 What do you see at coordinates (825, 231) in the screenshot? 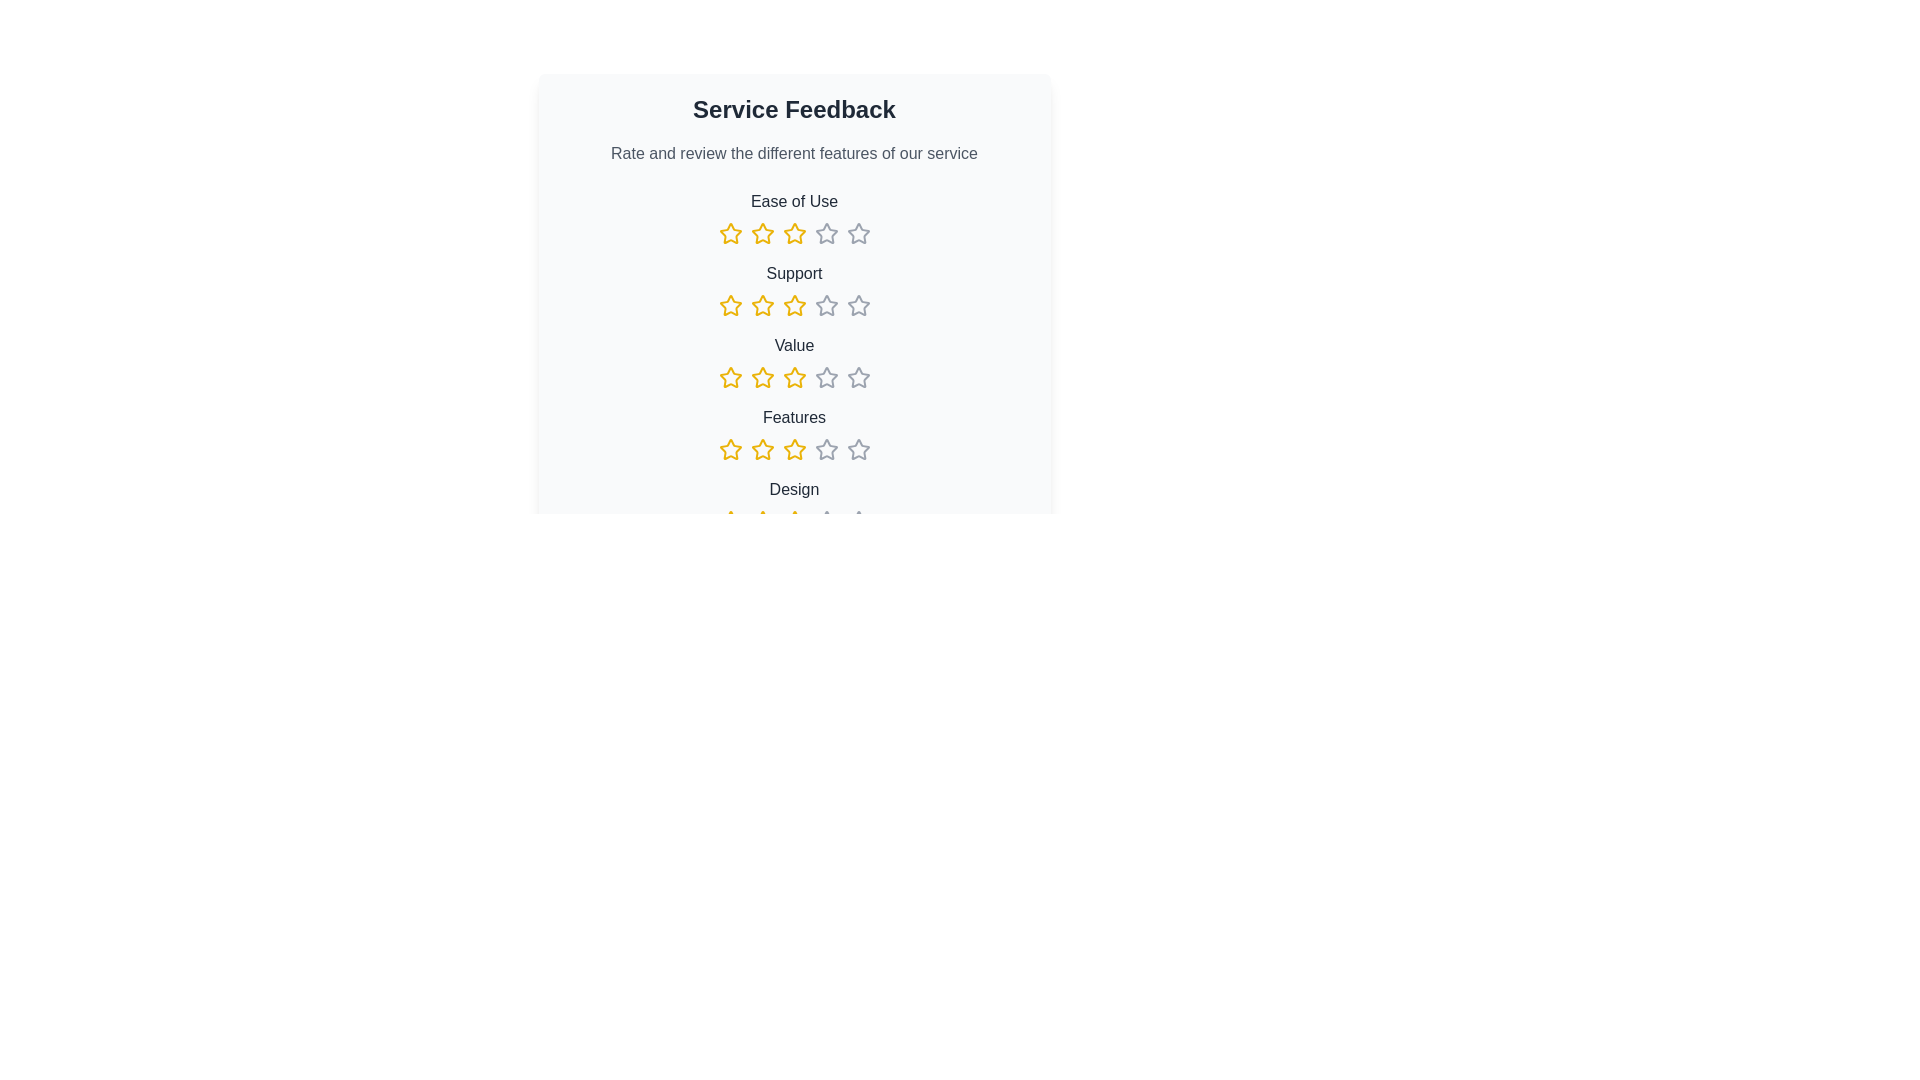
I see `the fourth star icon` at bounding box center [825, 231].